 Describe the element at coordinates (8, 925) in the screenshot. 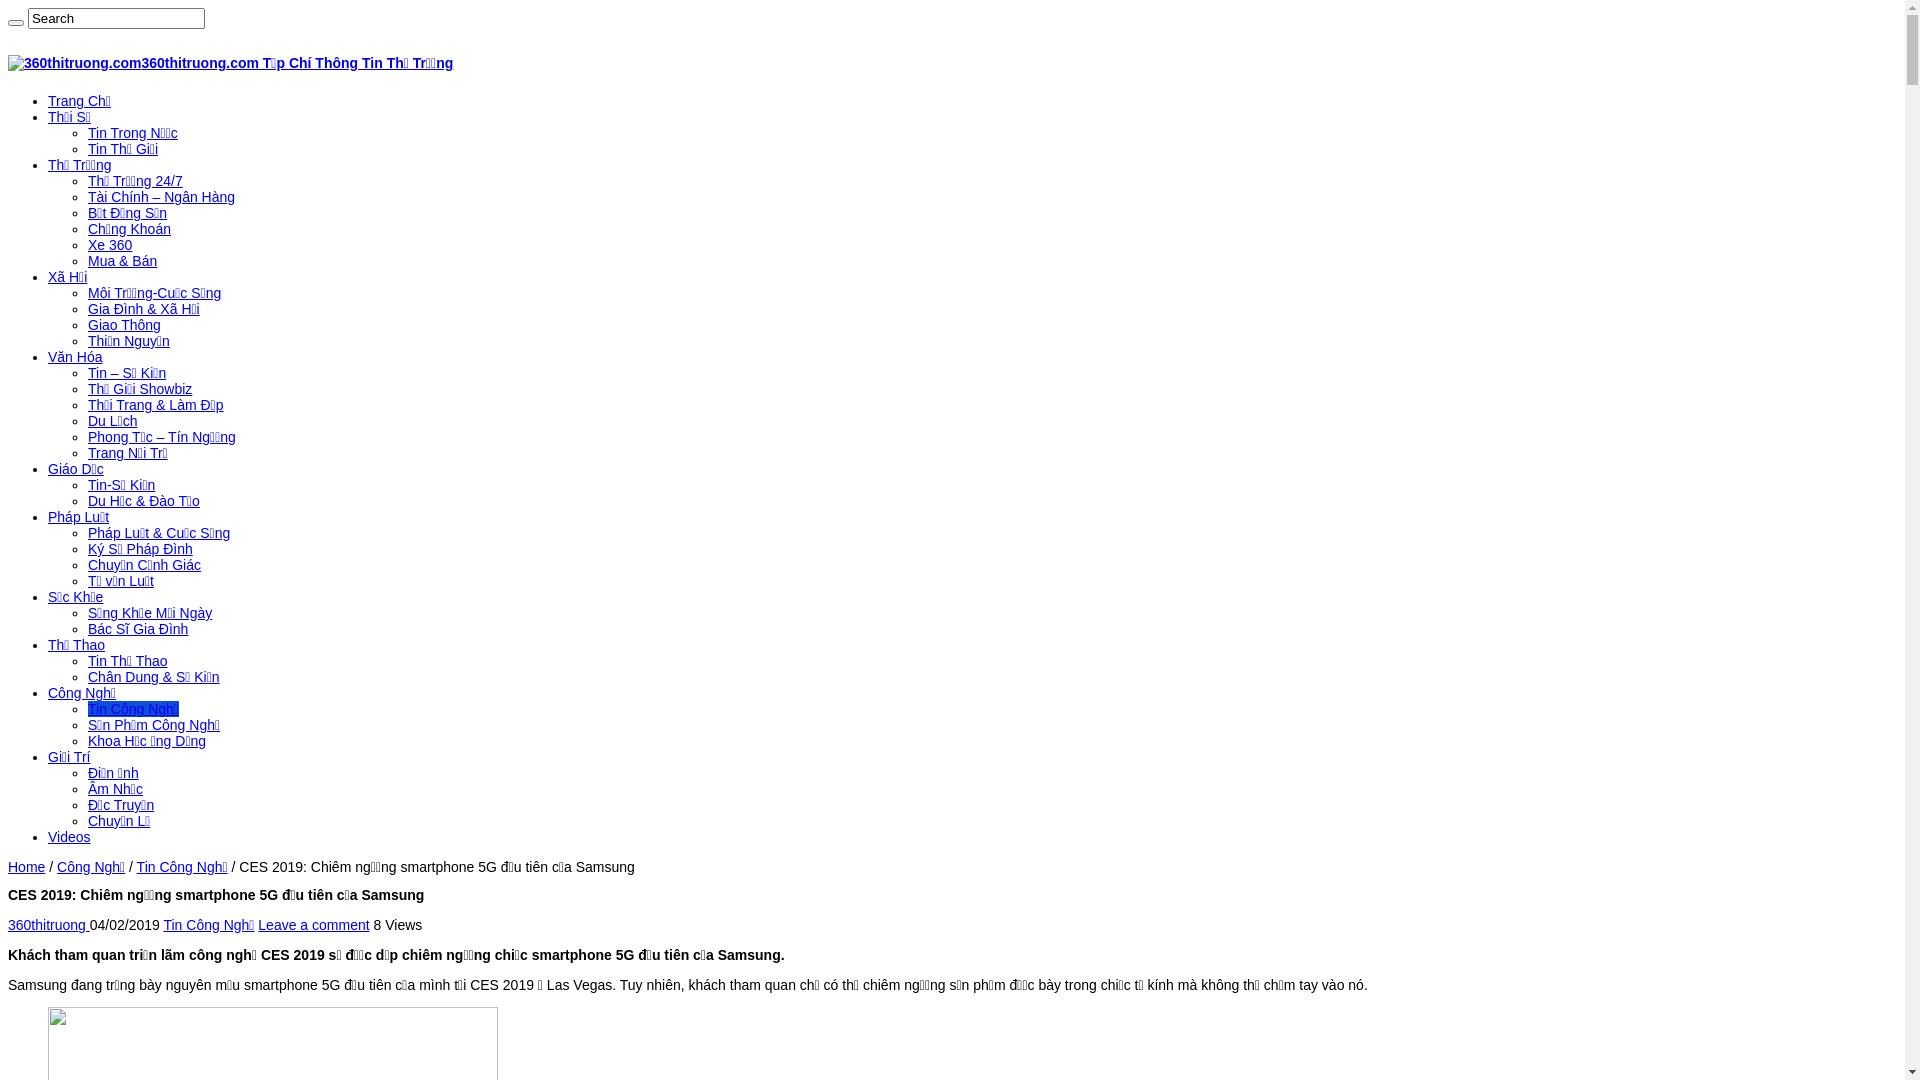

I see `'360thitruong'` at that location.